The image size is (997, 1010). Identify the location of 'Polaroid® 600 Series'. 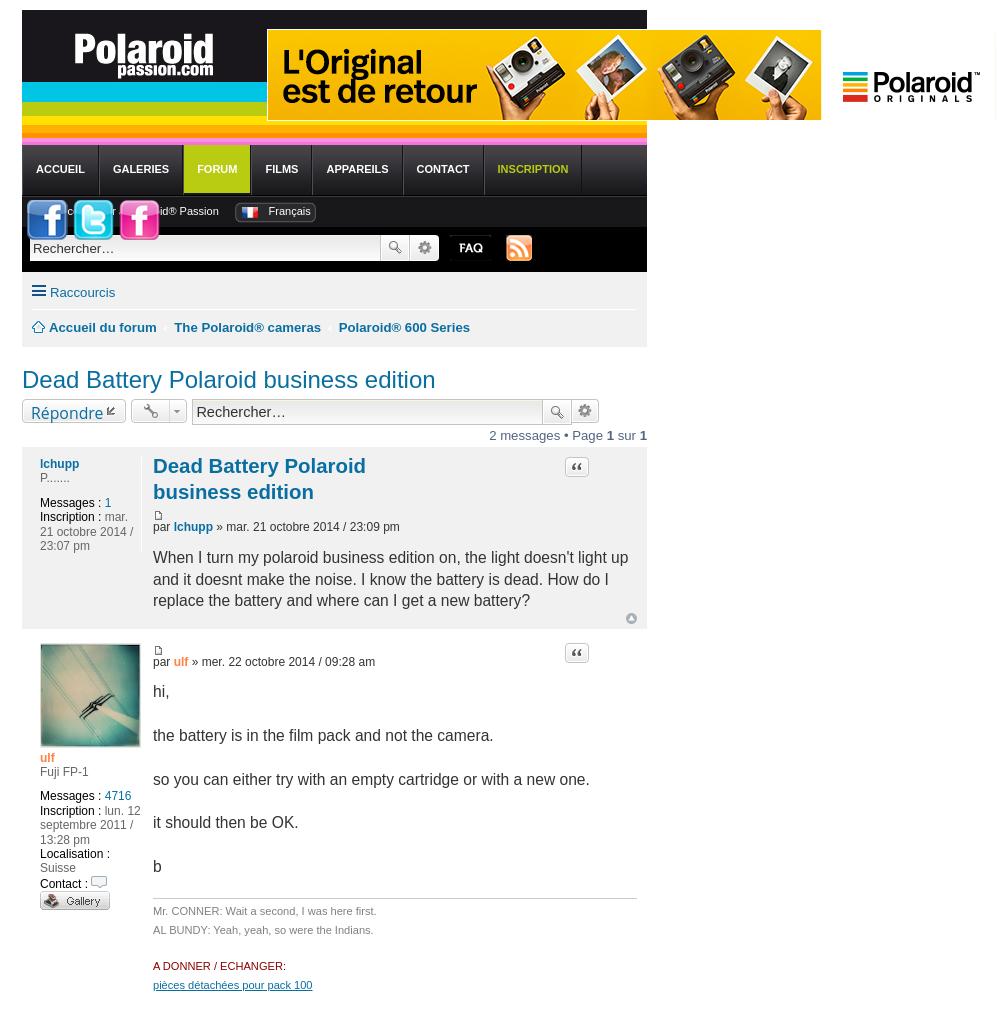
(403, 327).